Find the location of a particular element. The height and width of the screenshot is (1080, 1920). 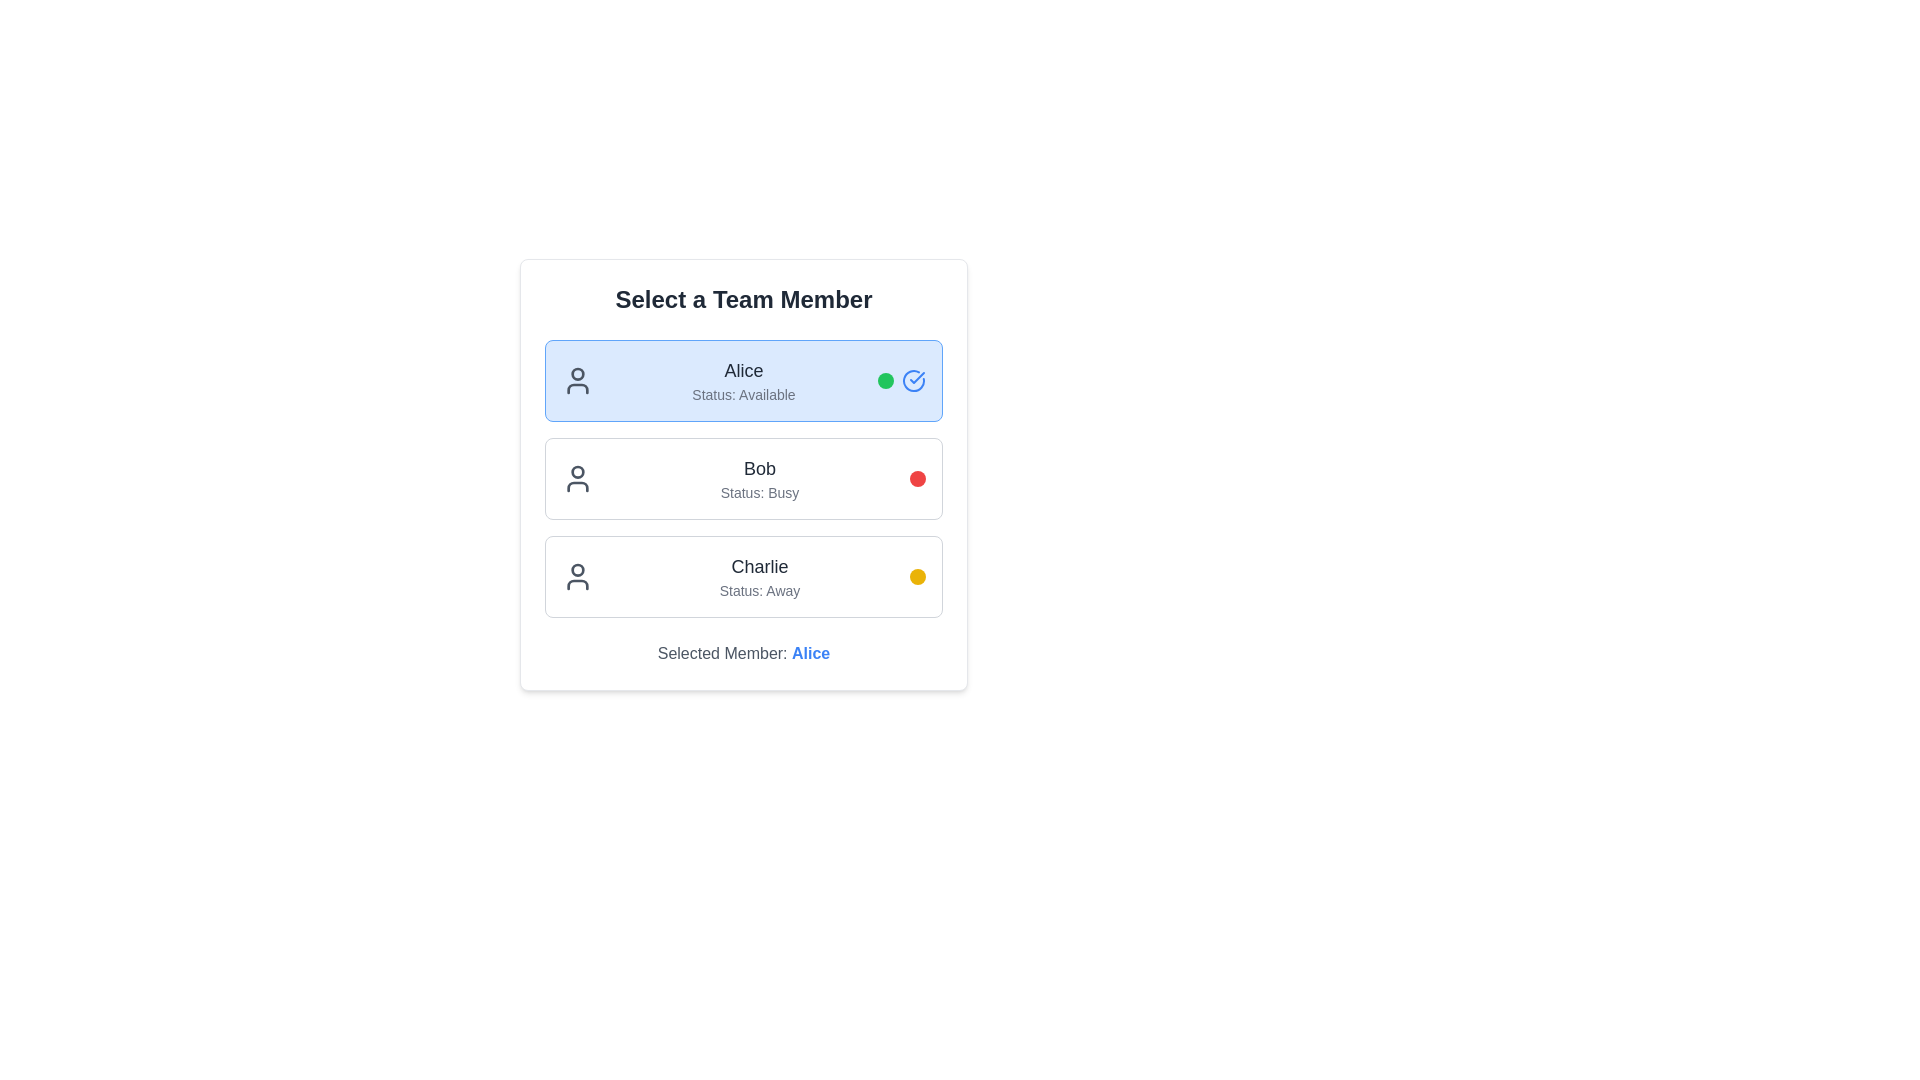

the status Text Label indicating the current status of user 'Charlie', which is located in the user selection panel as the third item from the top is located at coordinates (758, 589).